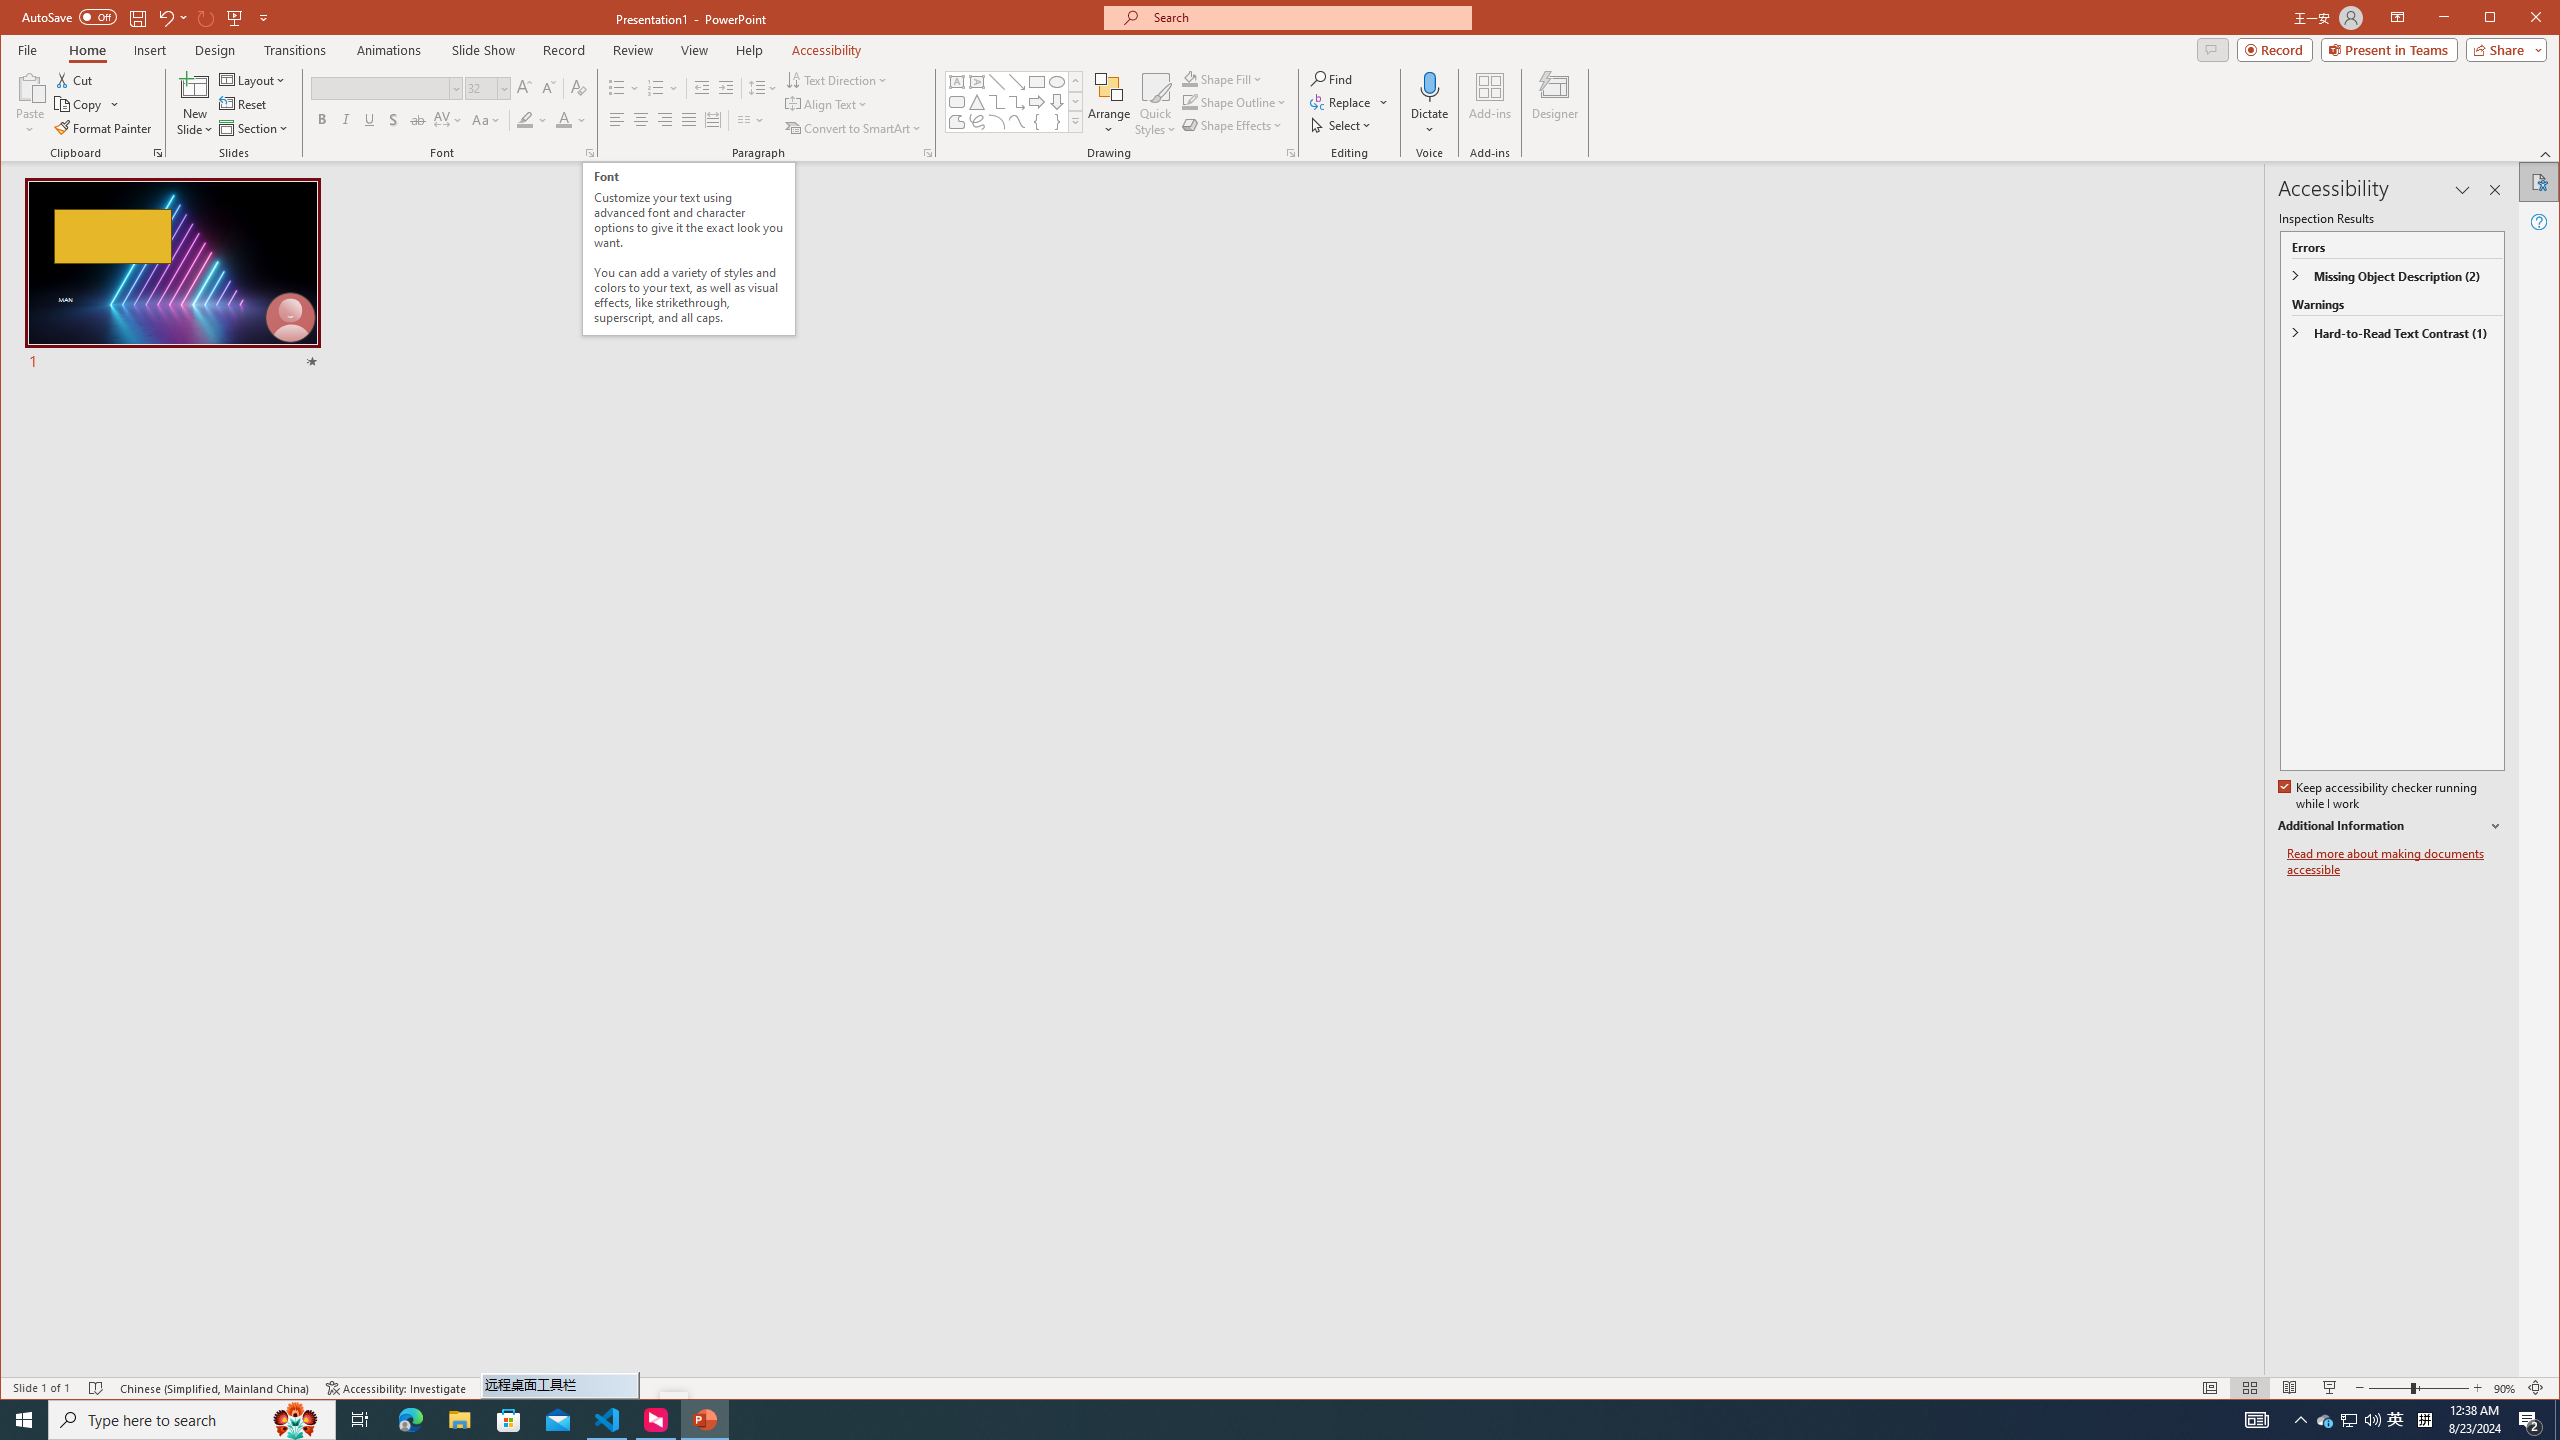 The height and width of the screenshot is (1440, 2560). Describe the element at coordinates (2530, 1418) in the screenshot. I see `'Action Center, 2 new notifications'` at that location.